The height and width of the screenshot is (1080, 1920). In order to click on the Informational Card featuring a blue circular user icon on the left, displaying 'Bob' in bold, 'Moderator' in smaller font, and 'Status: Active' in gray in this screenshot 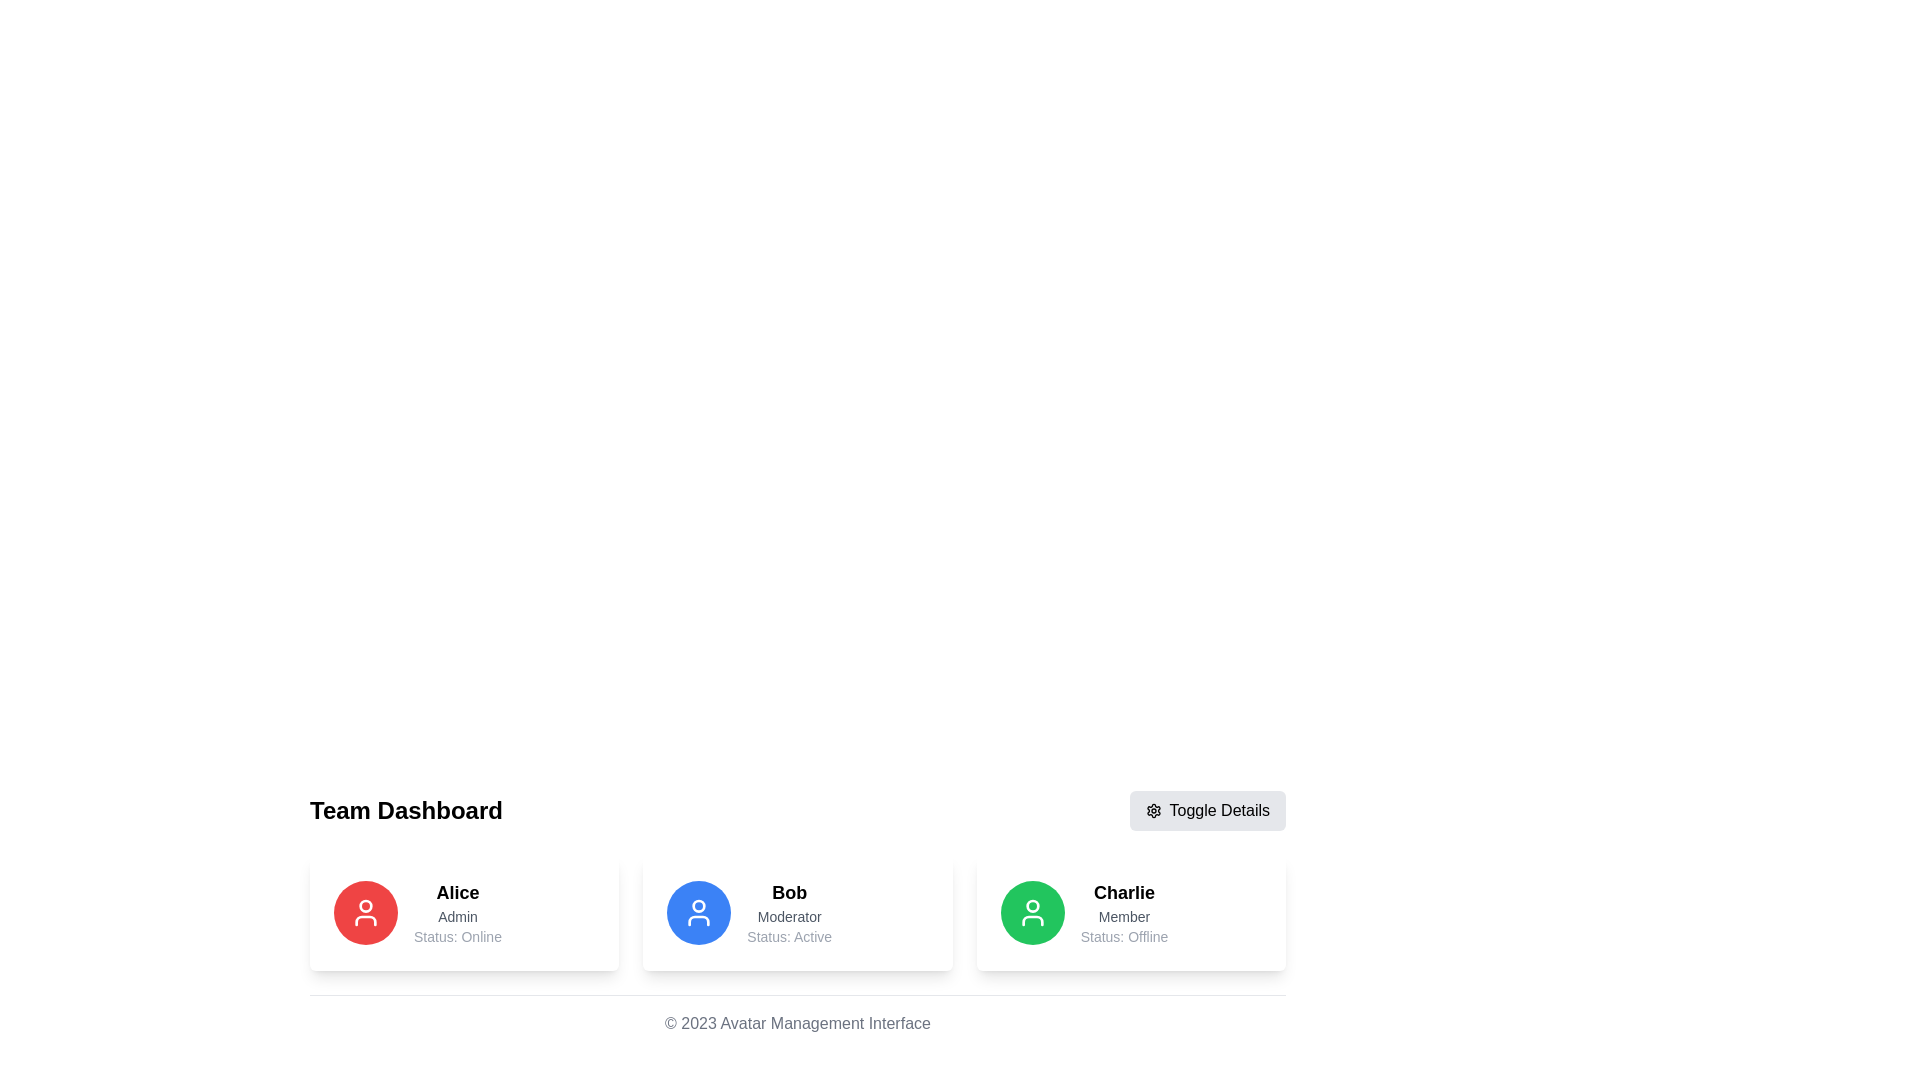, I will do `click(796, 913)`.